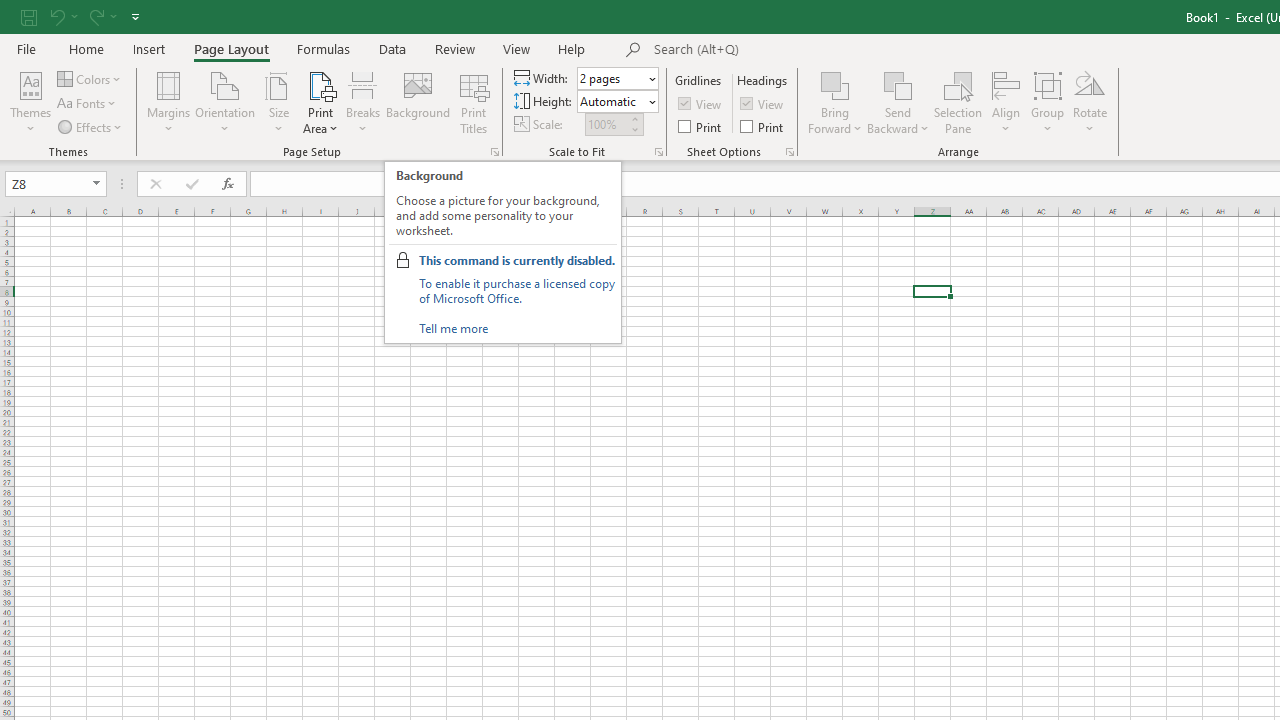 Image resolution: width=1280 pixels, height=720 pixels. What do you see at coordinates (788, 150) in the screenshot?
I see `'Sheet Options'` at bounding box center [788, 150].